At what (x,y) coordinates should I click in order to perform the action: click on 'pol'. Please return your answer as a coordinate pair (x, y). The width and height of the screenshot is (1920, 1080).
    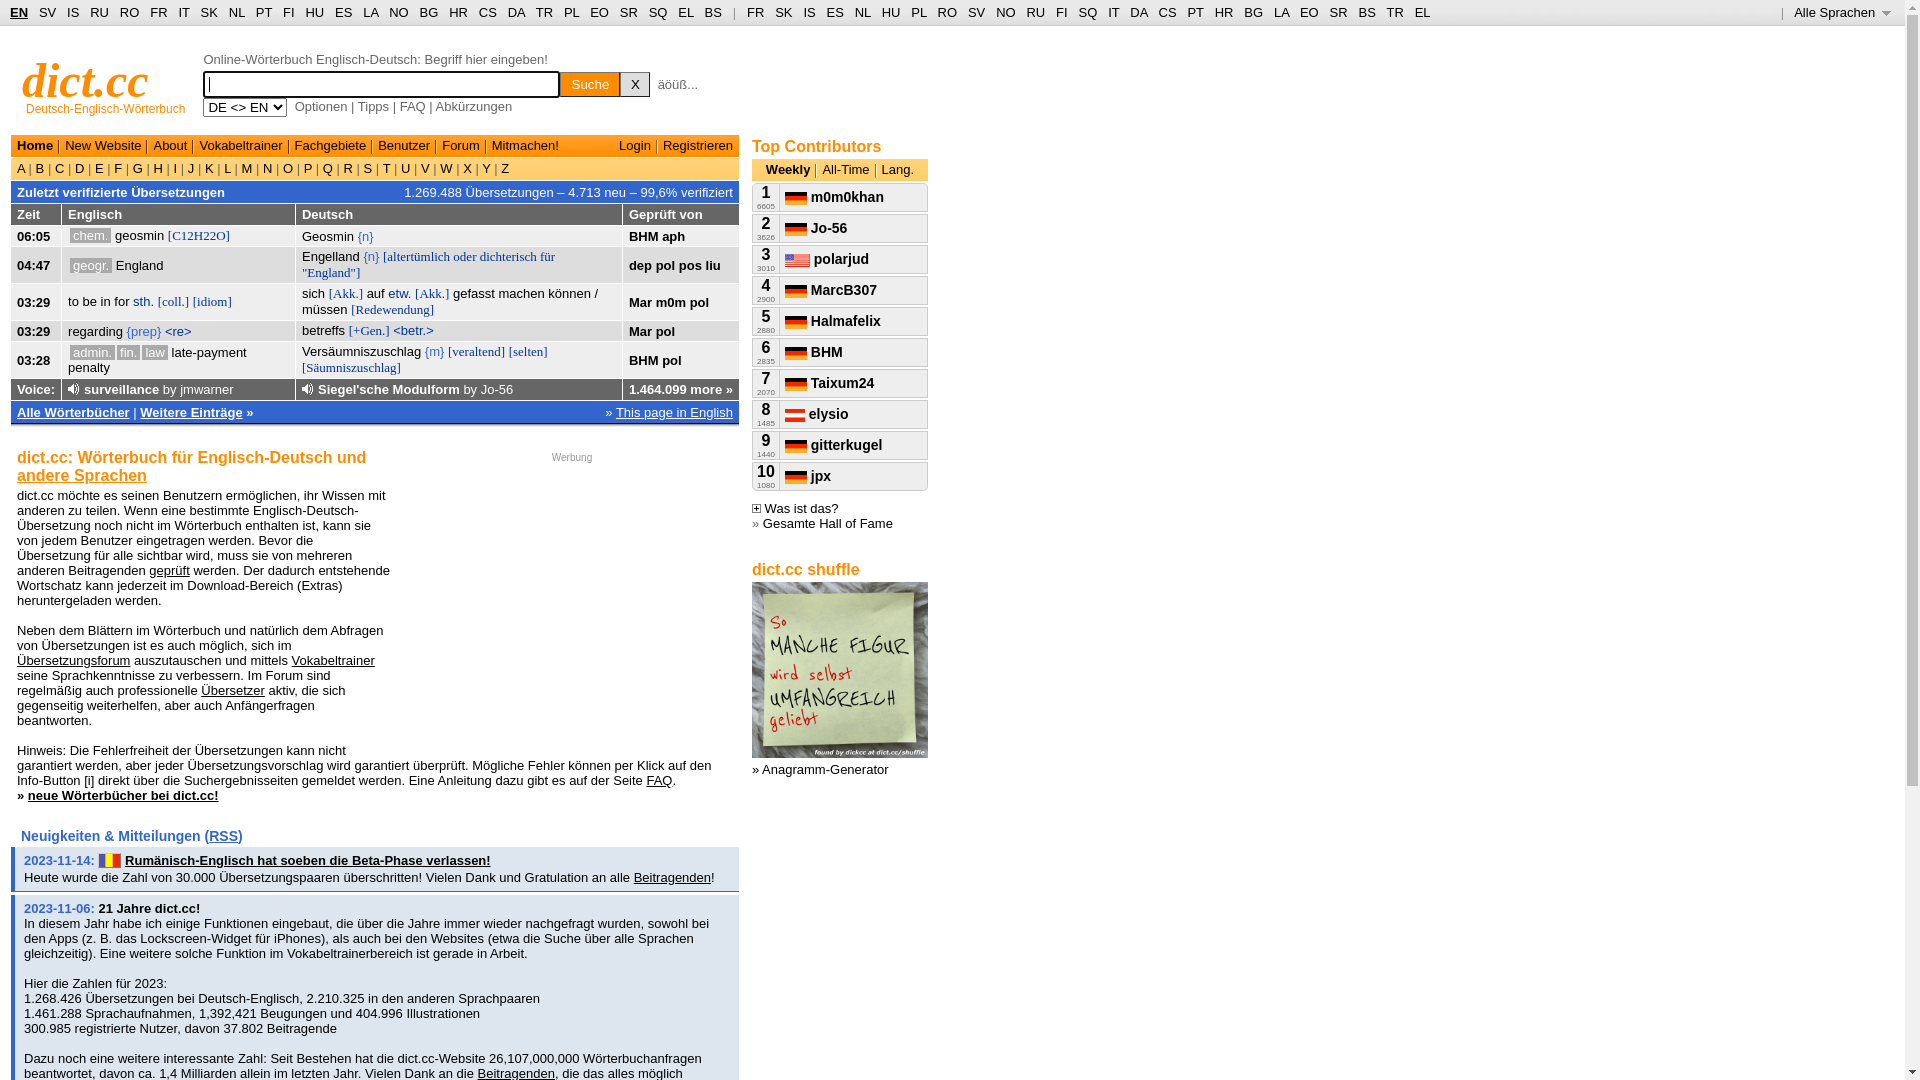
    Looking at the image, I should click on (666, 264).